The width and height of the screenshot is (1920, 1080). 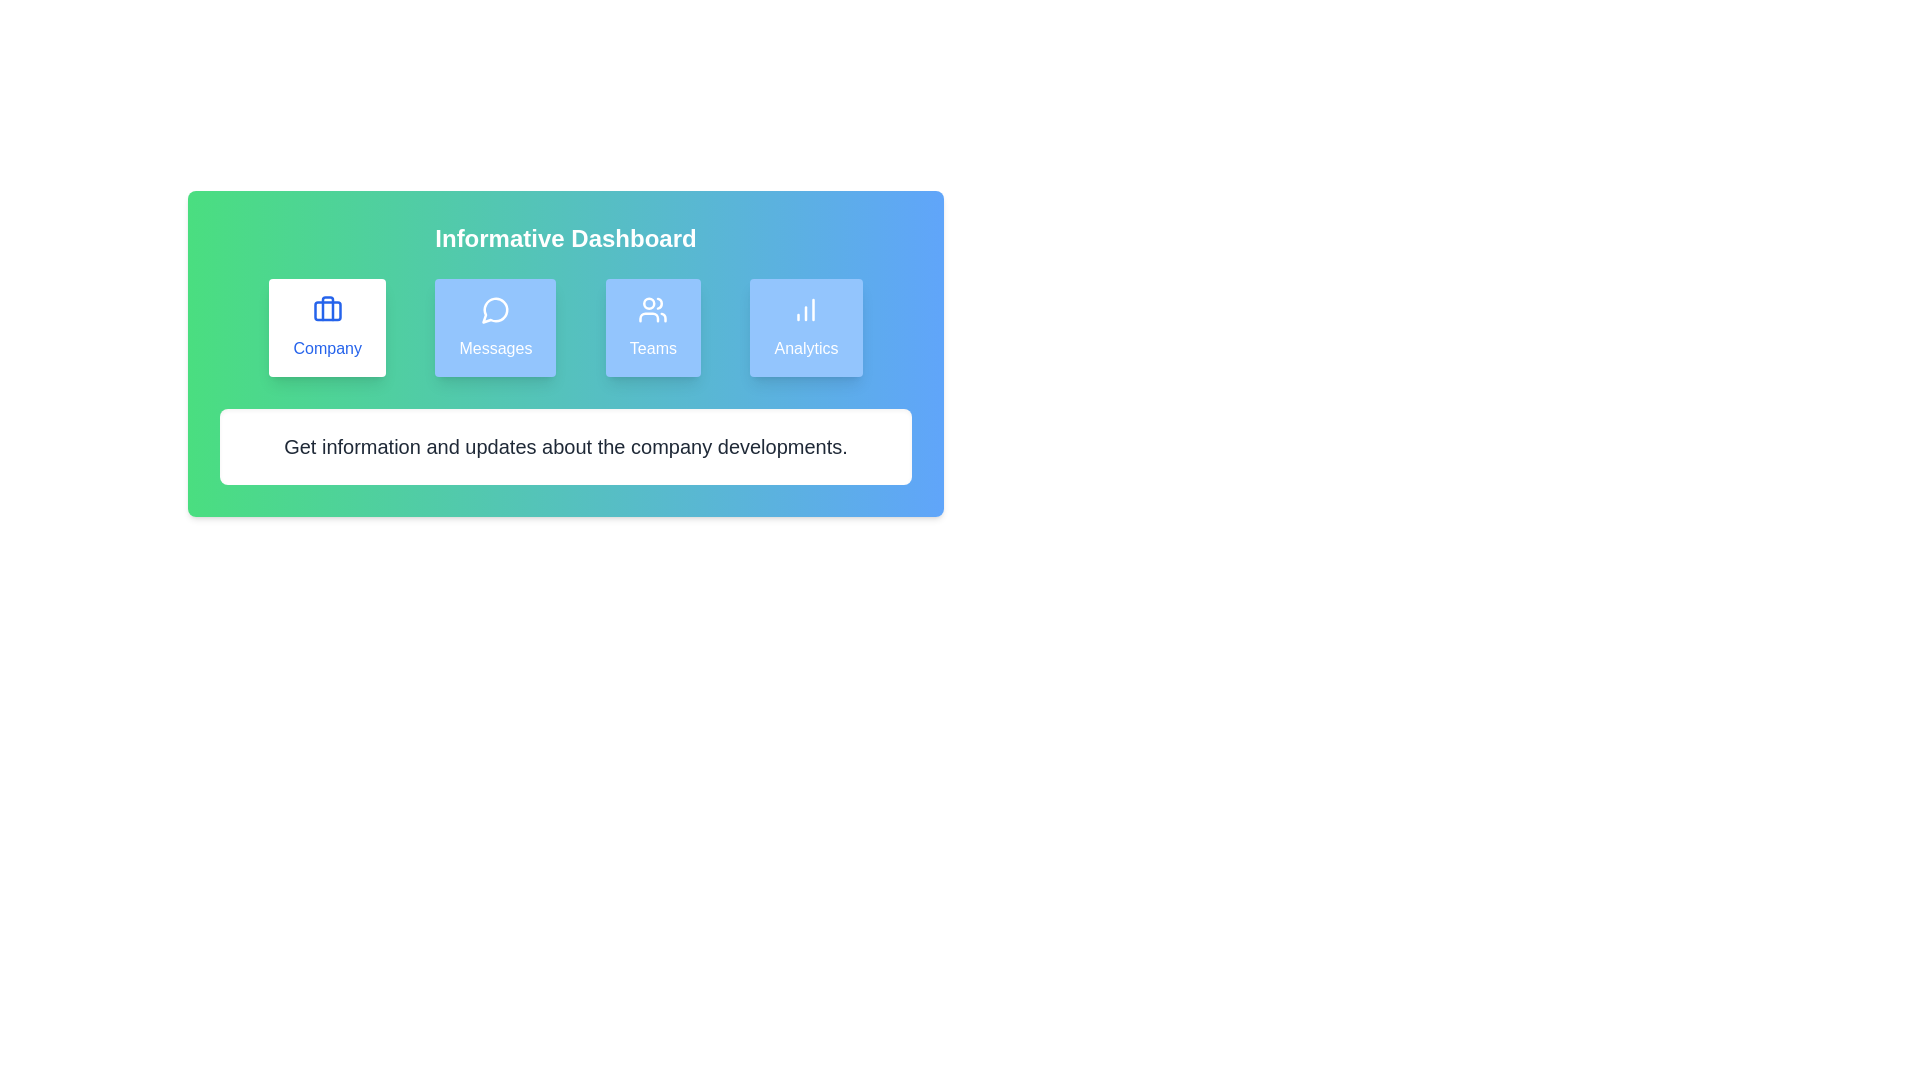 What do you see at coordinates (327, 309) in the screenshot?
I see `the Company section icon located centrally within the first card of the dashboard, directly above the 'Company' text` at bounding box center [327, 309].